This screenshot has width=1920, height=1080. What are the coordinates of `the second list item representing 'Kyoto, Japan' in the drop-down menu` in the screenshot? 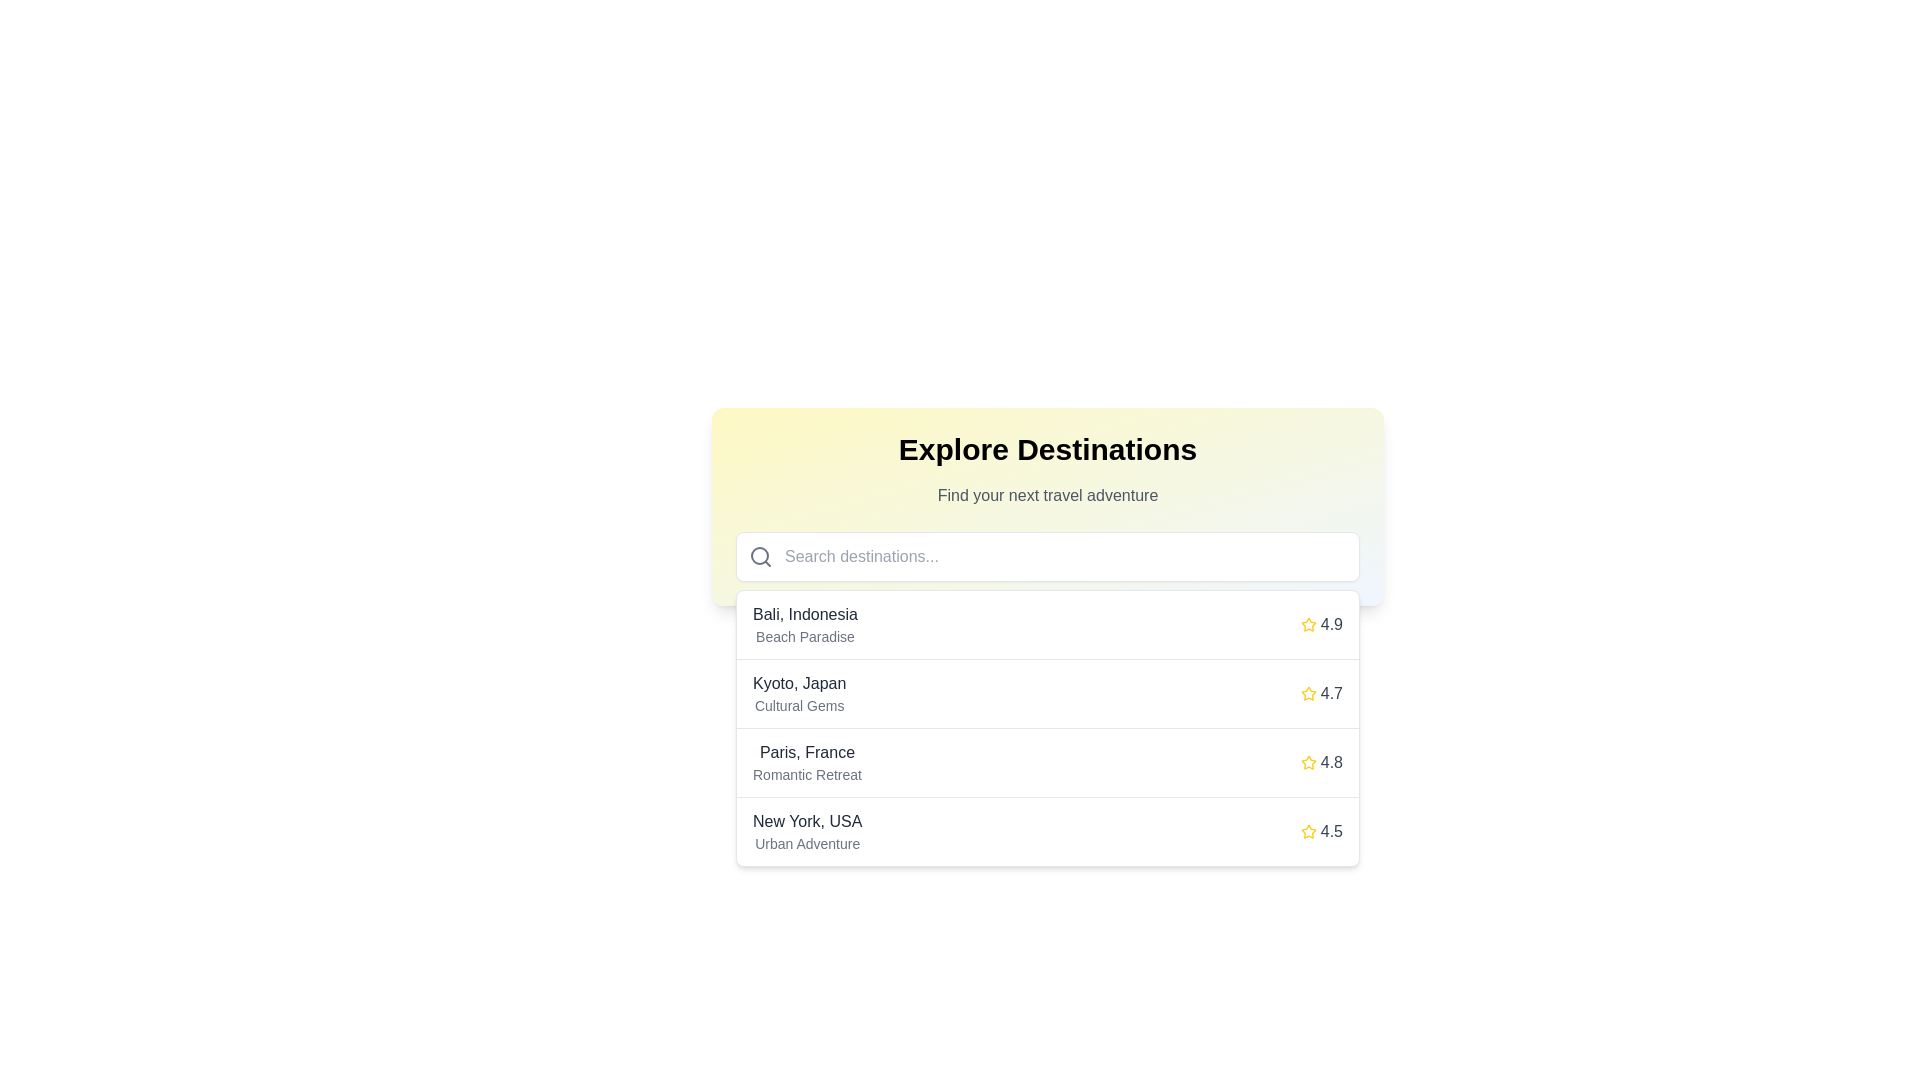 It's located at (1046, 693).